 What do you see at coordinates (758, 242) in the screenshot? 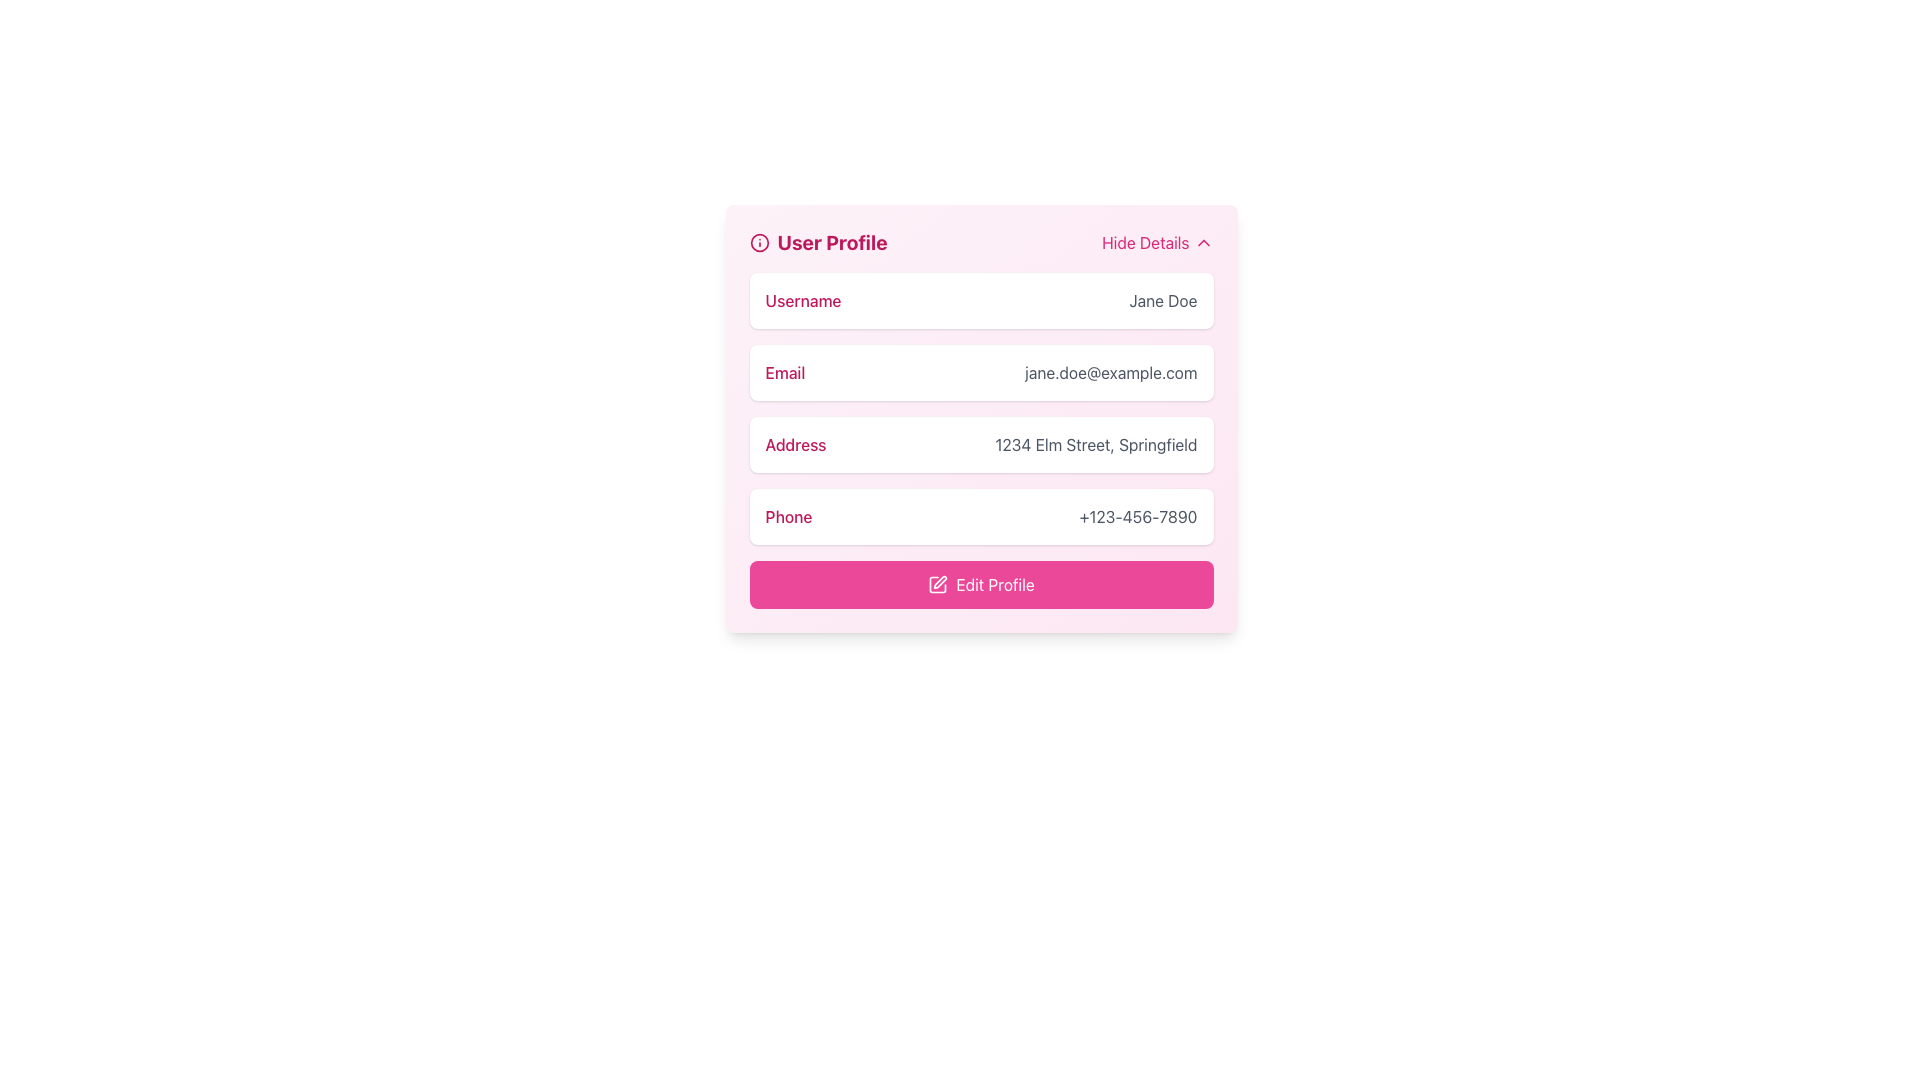
I see `the information icon located to the left of the 'User Profile' text in the application's header` at bounding box center [758, 242].